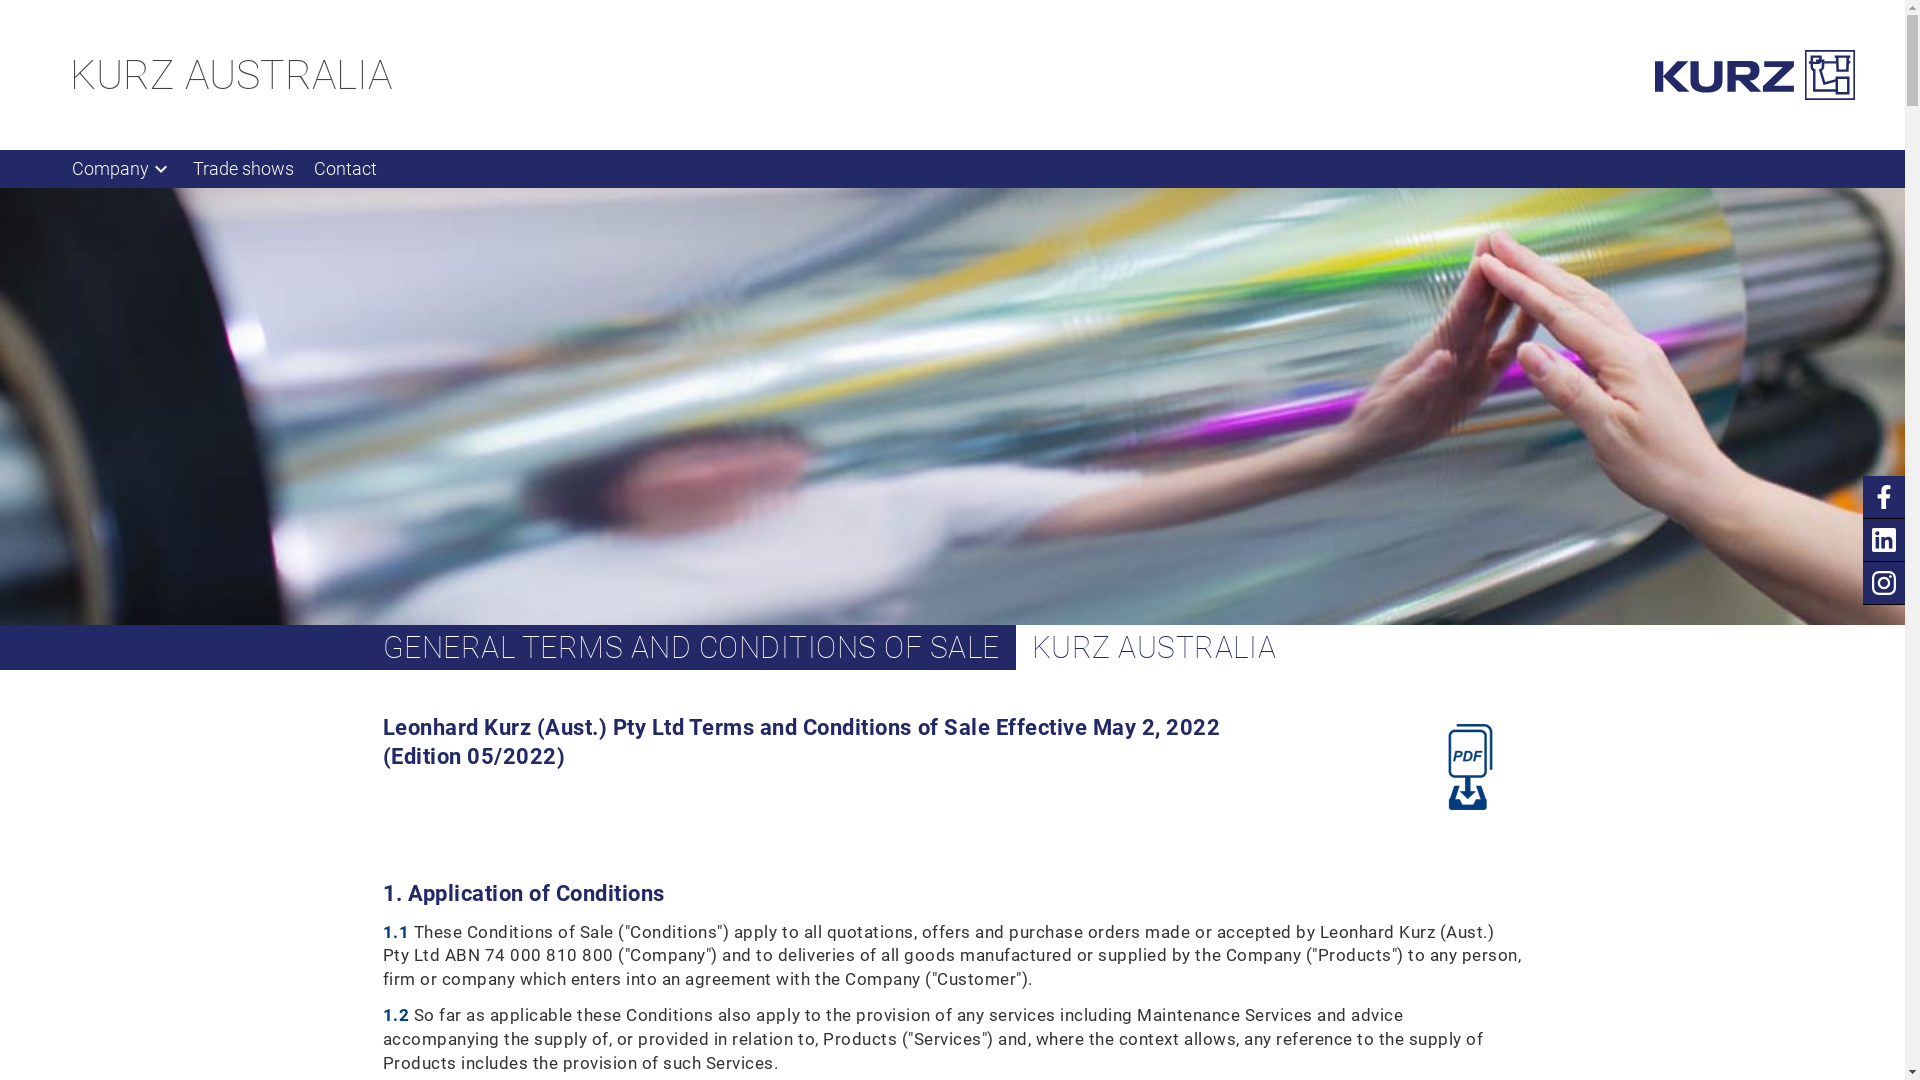 The width and height of the screenshot is (1920, 1080). Describe the element at coordinates (345, 168) in the screenshot. I see `'Contact'` at that location.